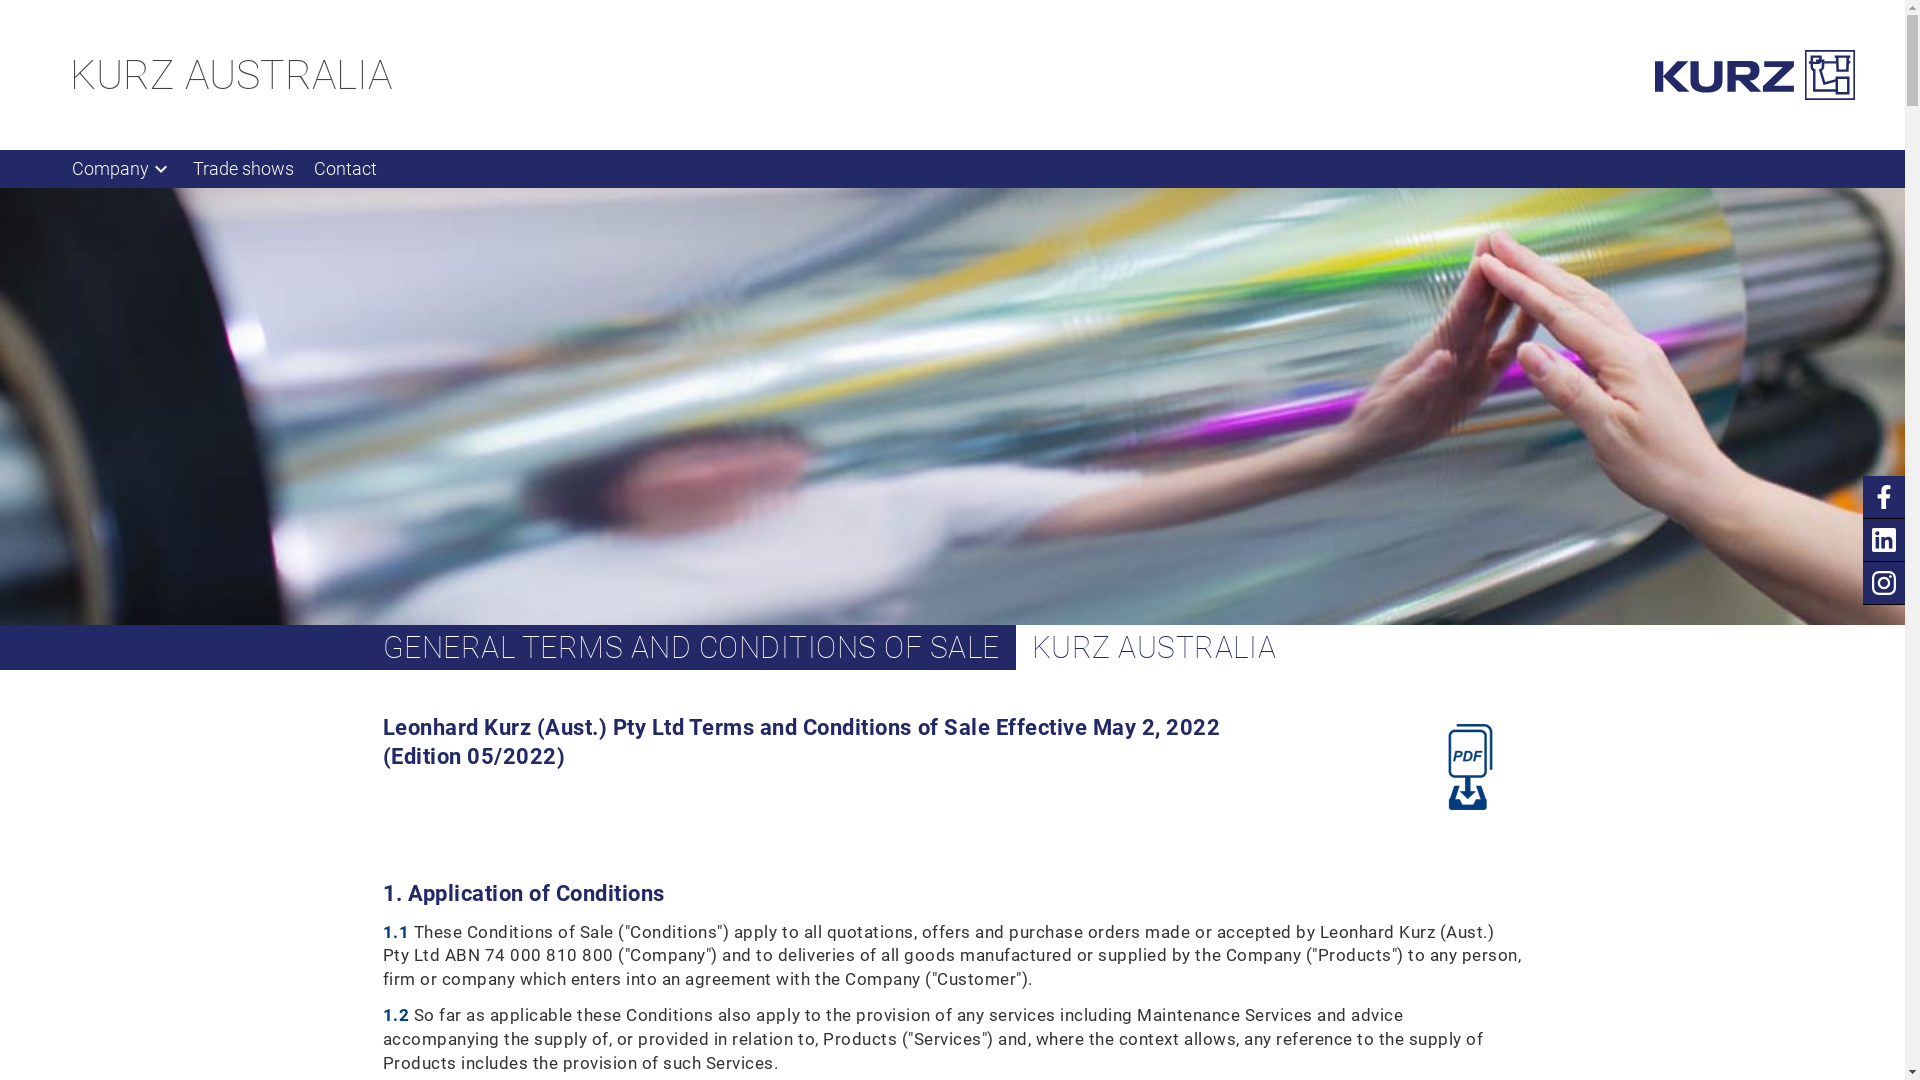 The width and height of the screenshot is (1920, 1080). Describe the element at coordinates (345, 168) in the screenshot. I see `'Contact'` at that location.